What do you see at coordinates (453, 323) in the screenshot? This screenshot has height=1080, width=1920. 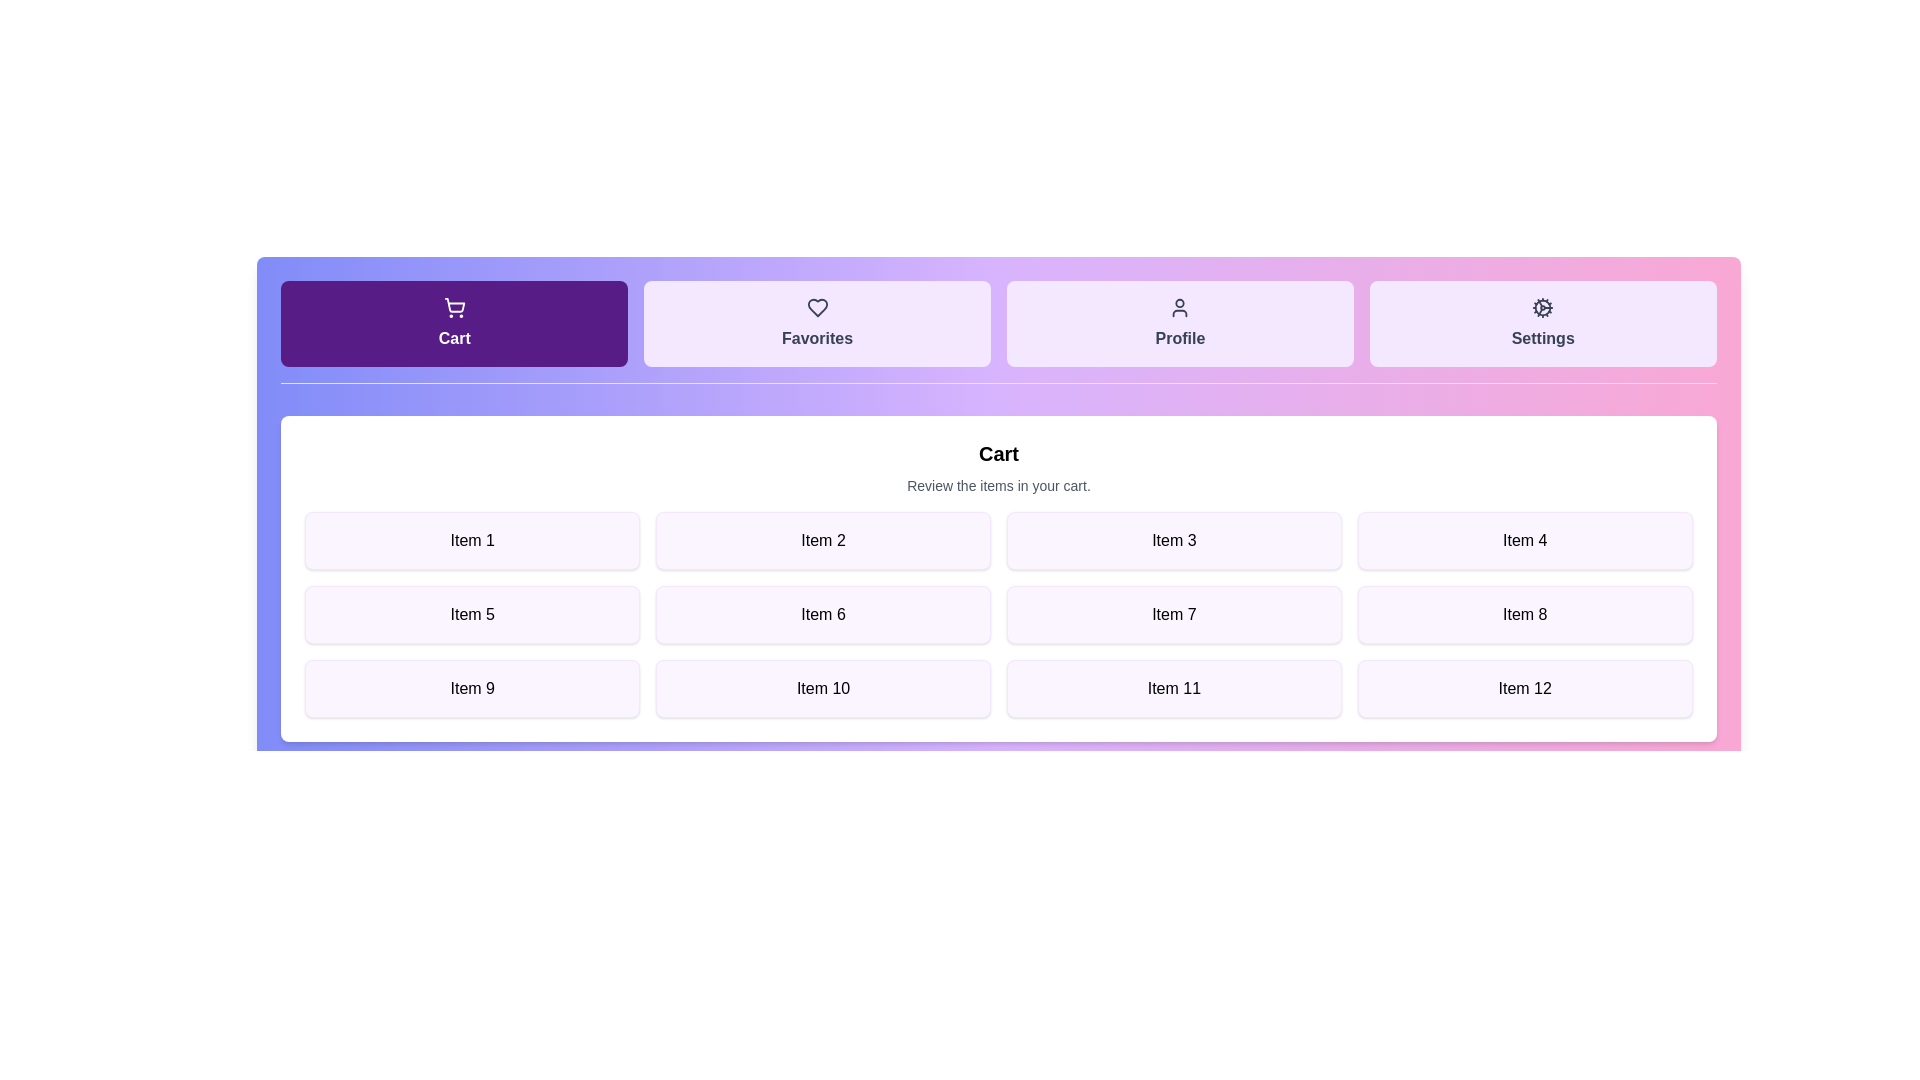 I see `the Cart tab to observe its visual design` at bounding box center [453, 323].